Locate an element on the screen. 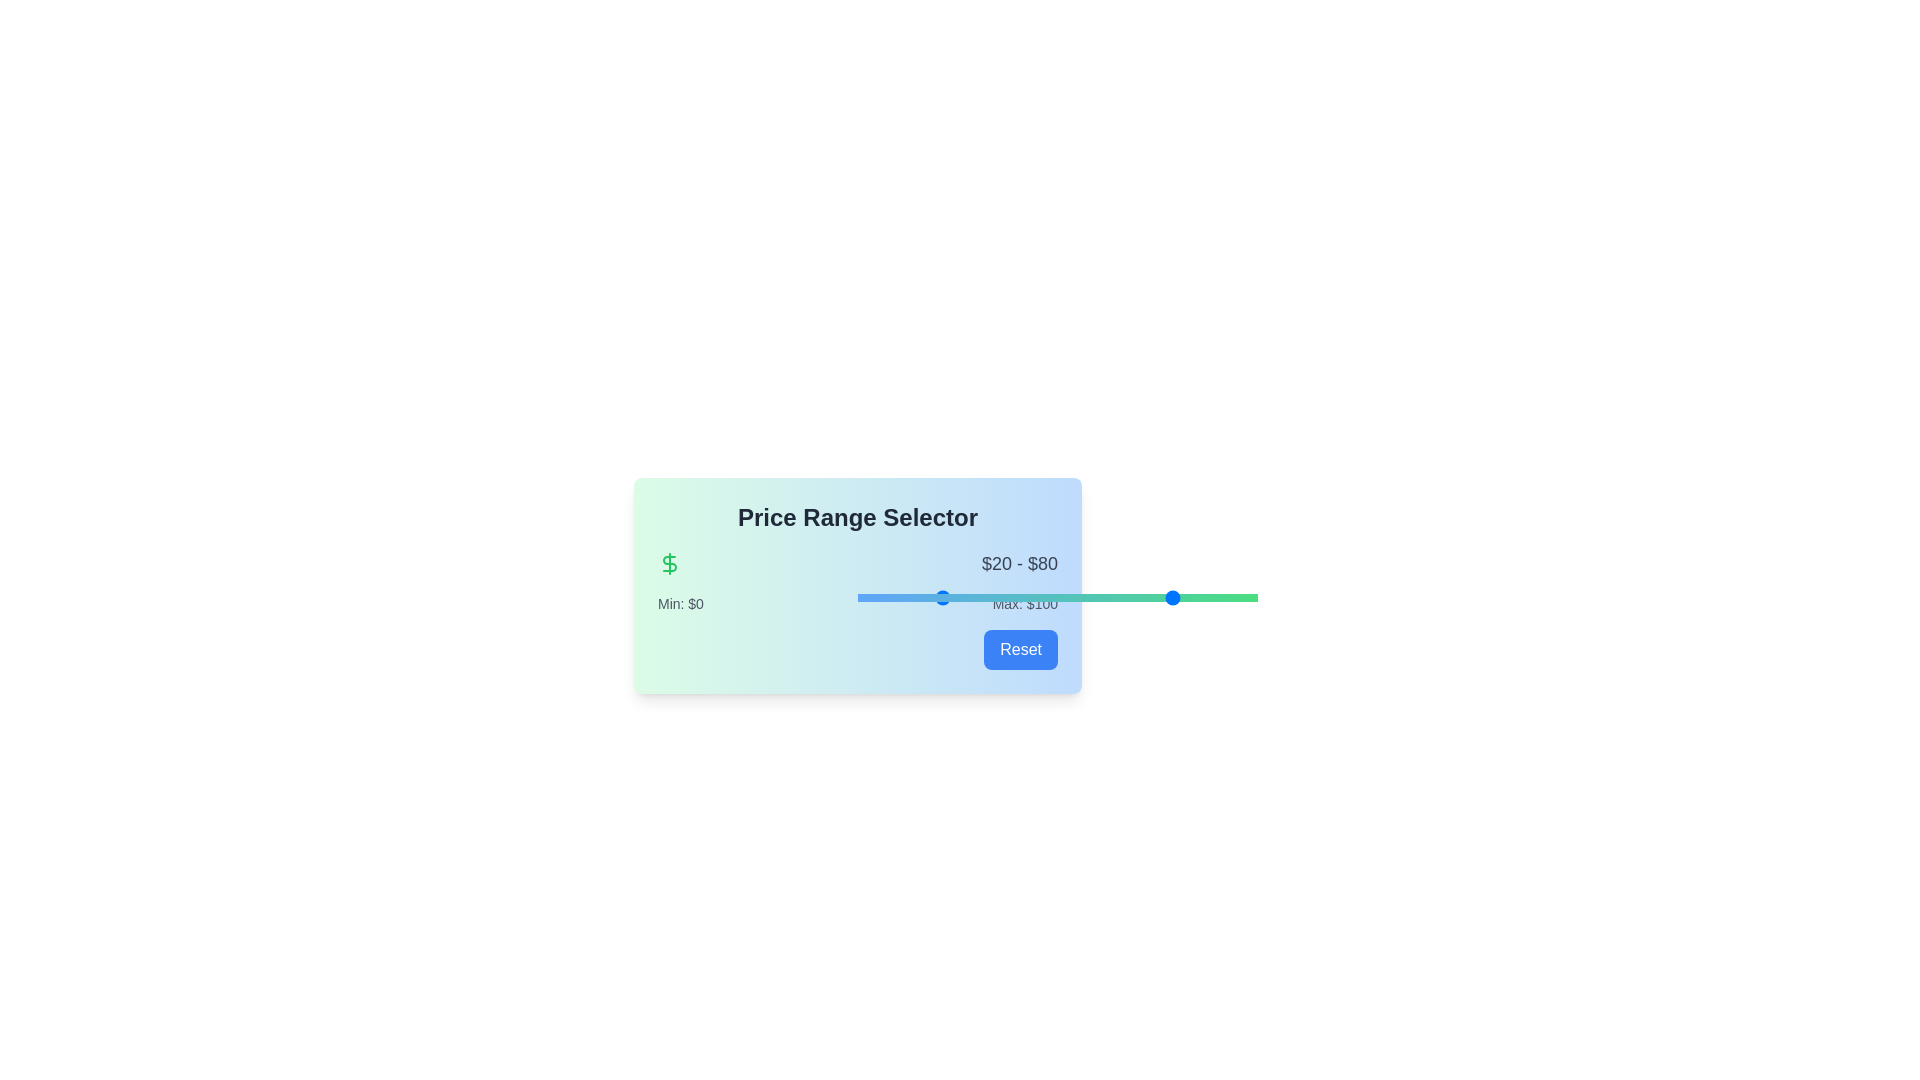 This screenshot has height=1080, width=1920. the slider input located on the right side of the 'Price Range Selector' panel, beneath the numeric indicators '$20 - $80', to potentially view tooltips or feedback is located at coordinates (1056, 596).